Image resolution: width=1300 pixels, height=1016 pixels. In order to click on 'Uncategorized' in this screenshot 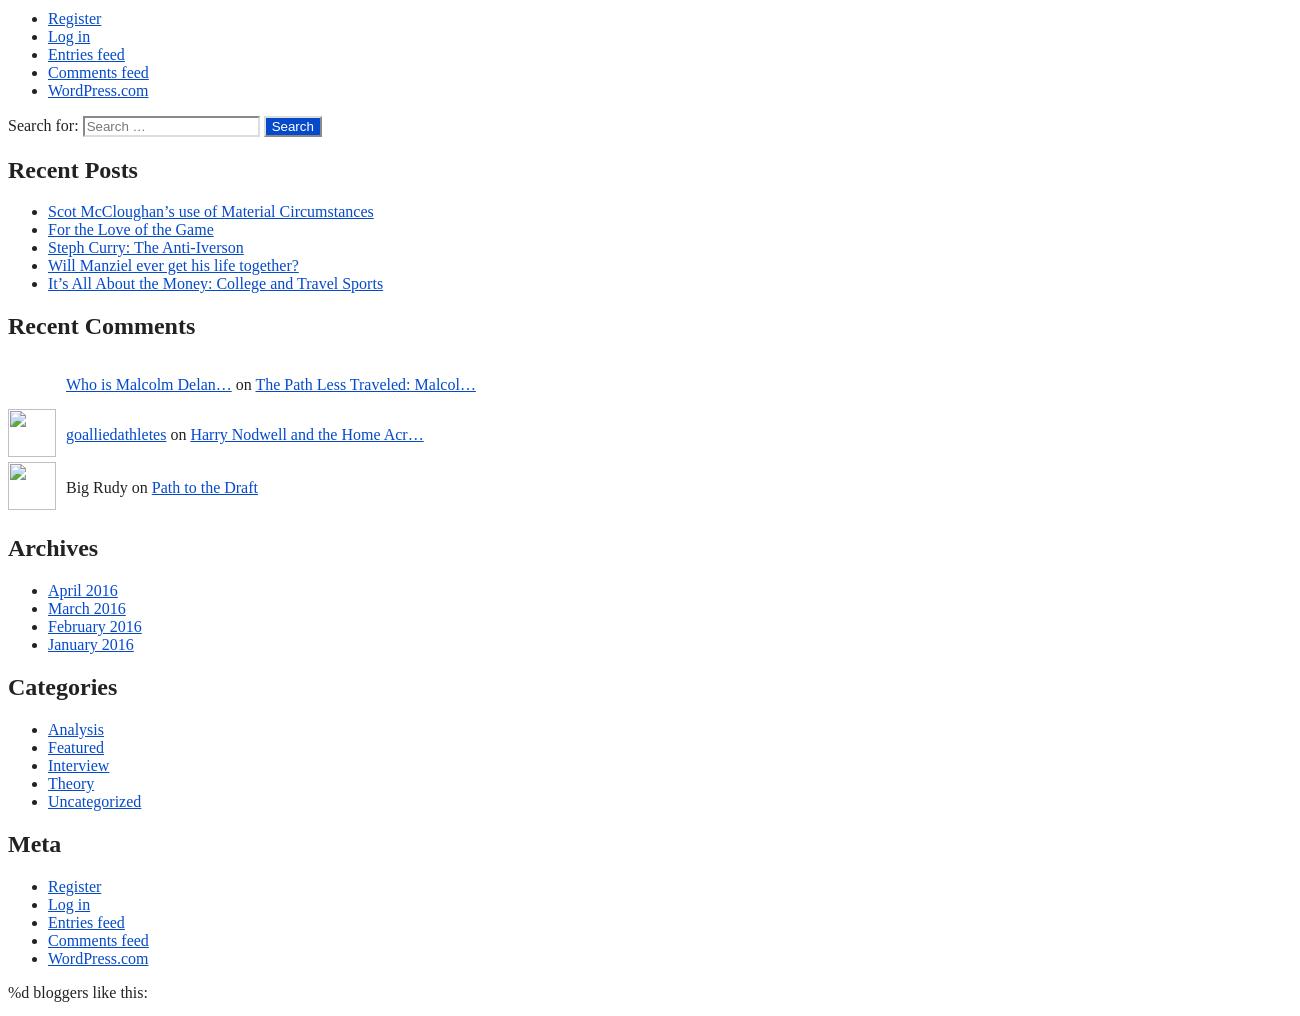, I will do `click(94, 799)`.